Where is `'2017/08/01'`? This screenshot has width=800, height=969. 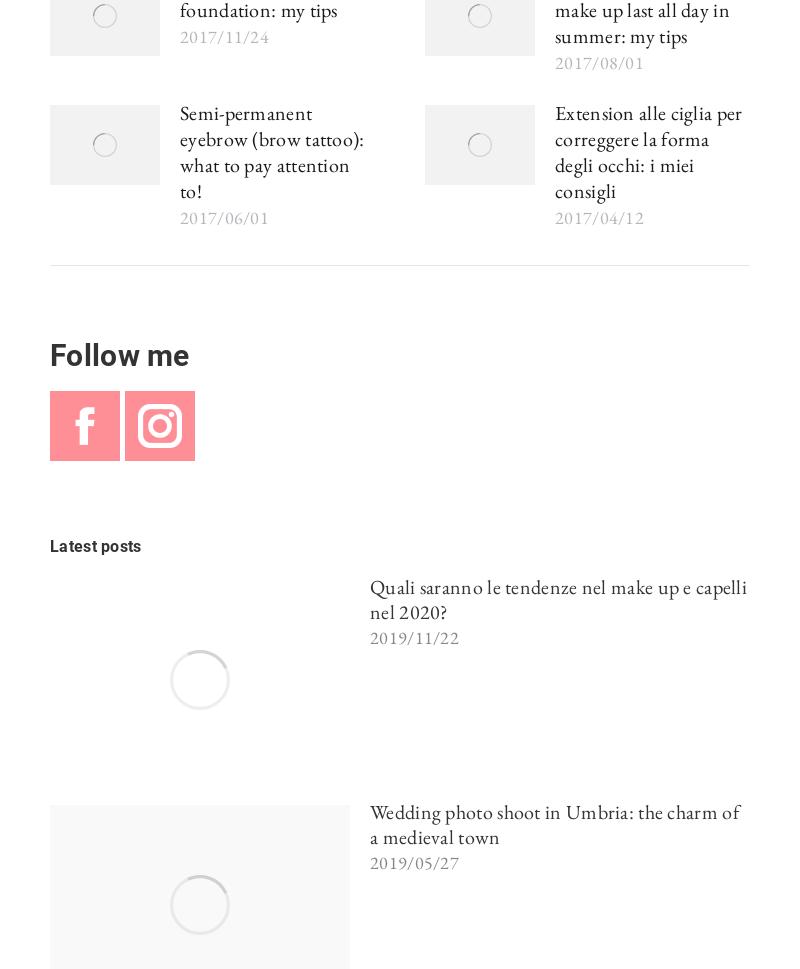 '2017/08/01' is located at coordinates (554, 61).